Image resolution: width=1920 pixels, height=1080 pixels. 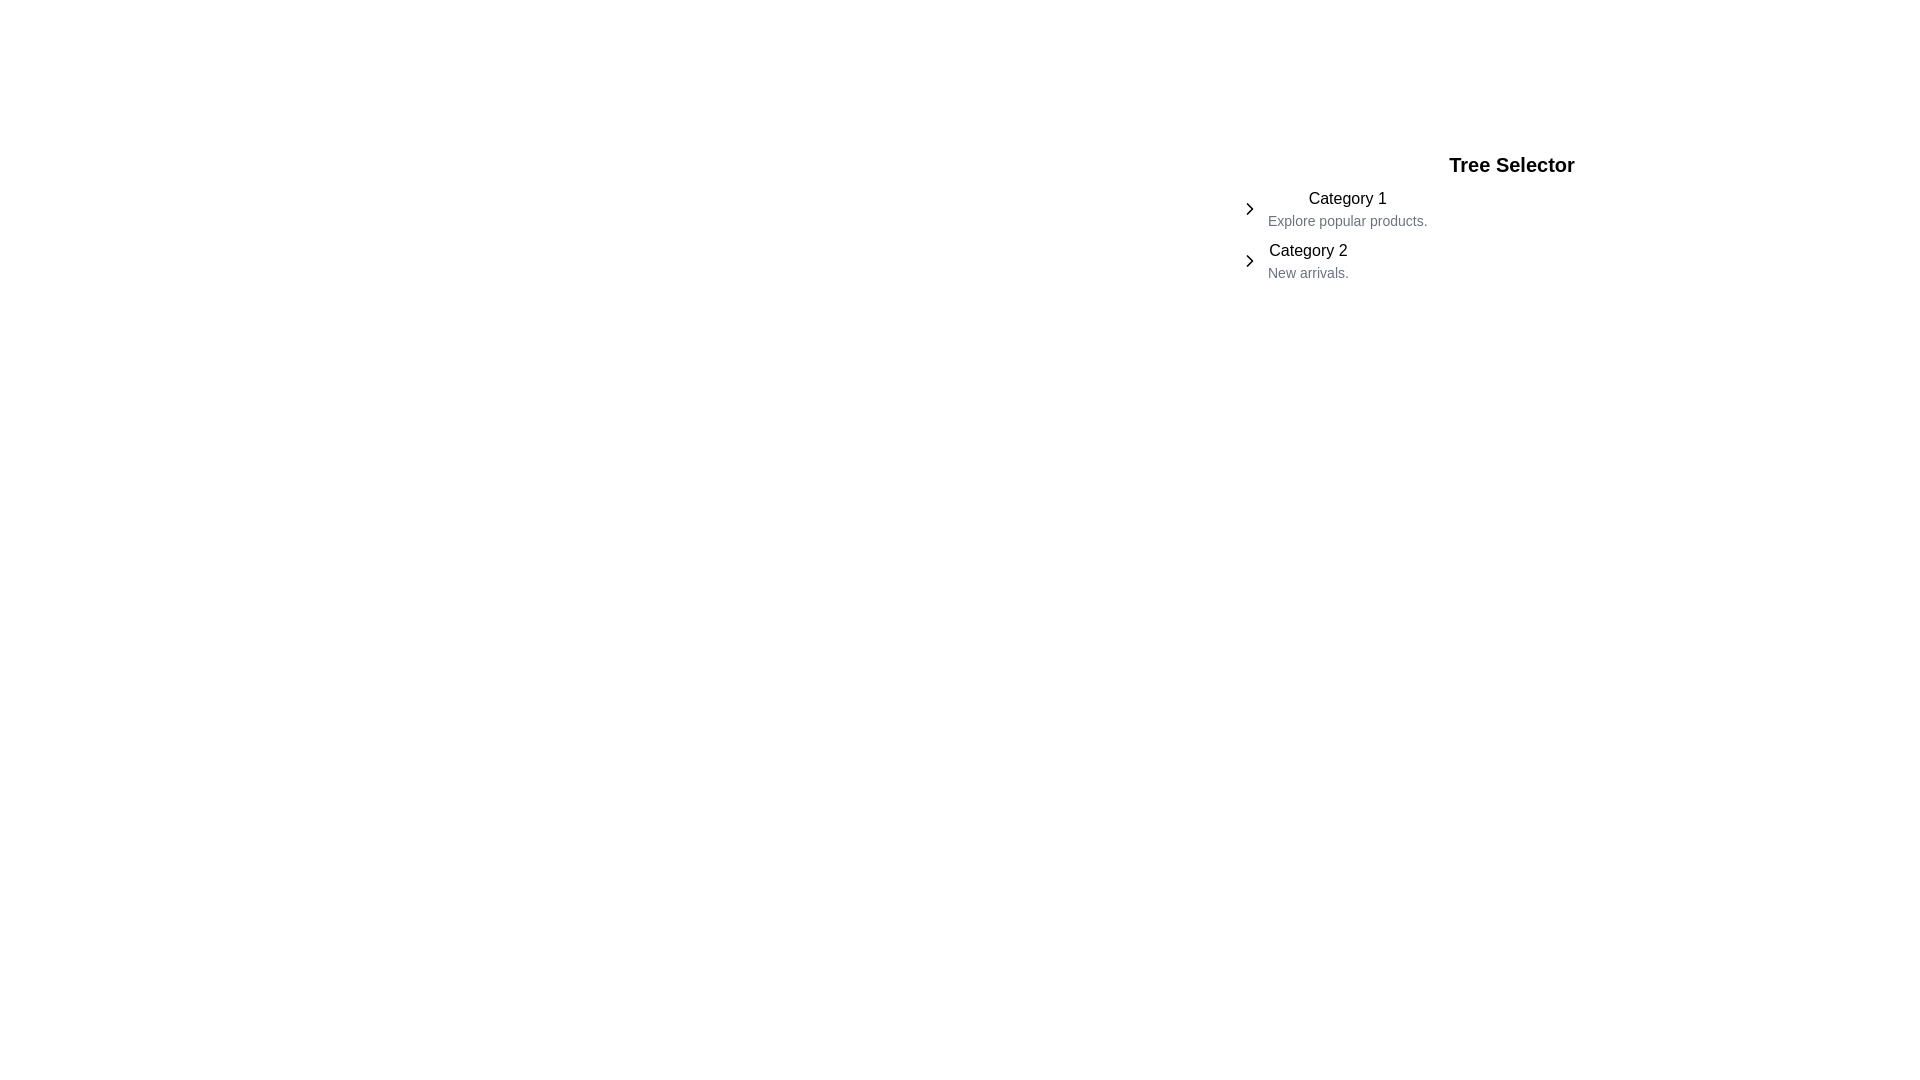 I want to click on the text label displaying 'New arrivals.' located beneath the 'Category 2' heading, so click(x=1308, y=273).